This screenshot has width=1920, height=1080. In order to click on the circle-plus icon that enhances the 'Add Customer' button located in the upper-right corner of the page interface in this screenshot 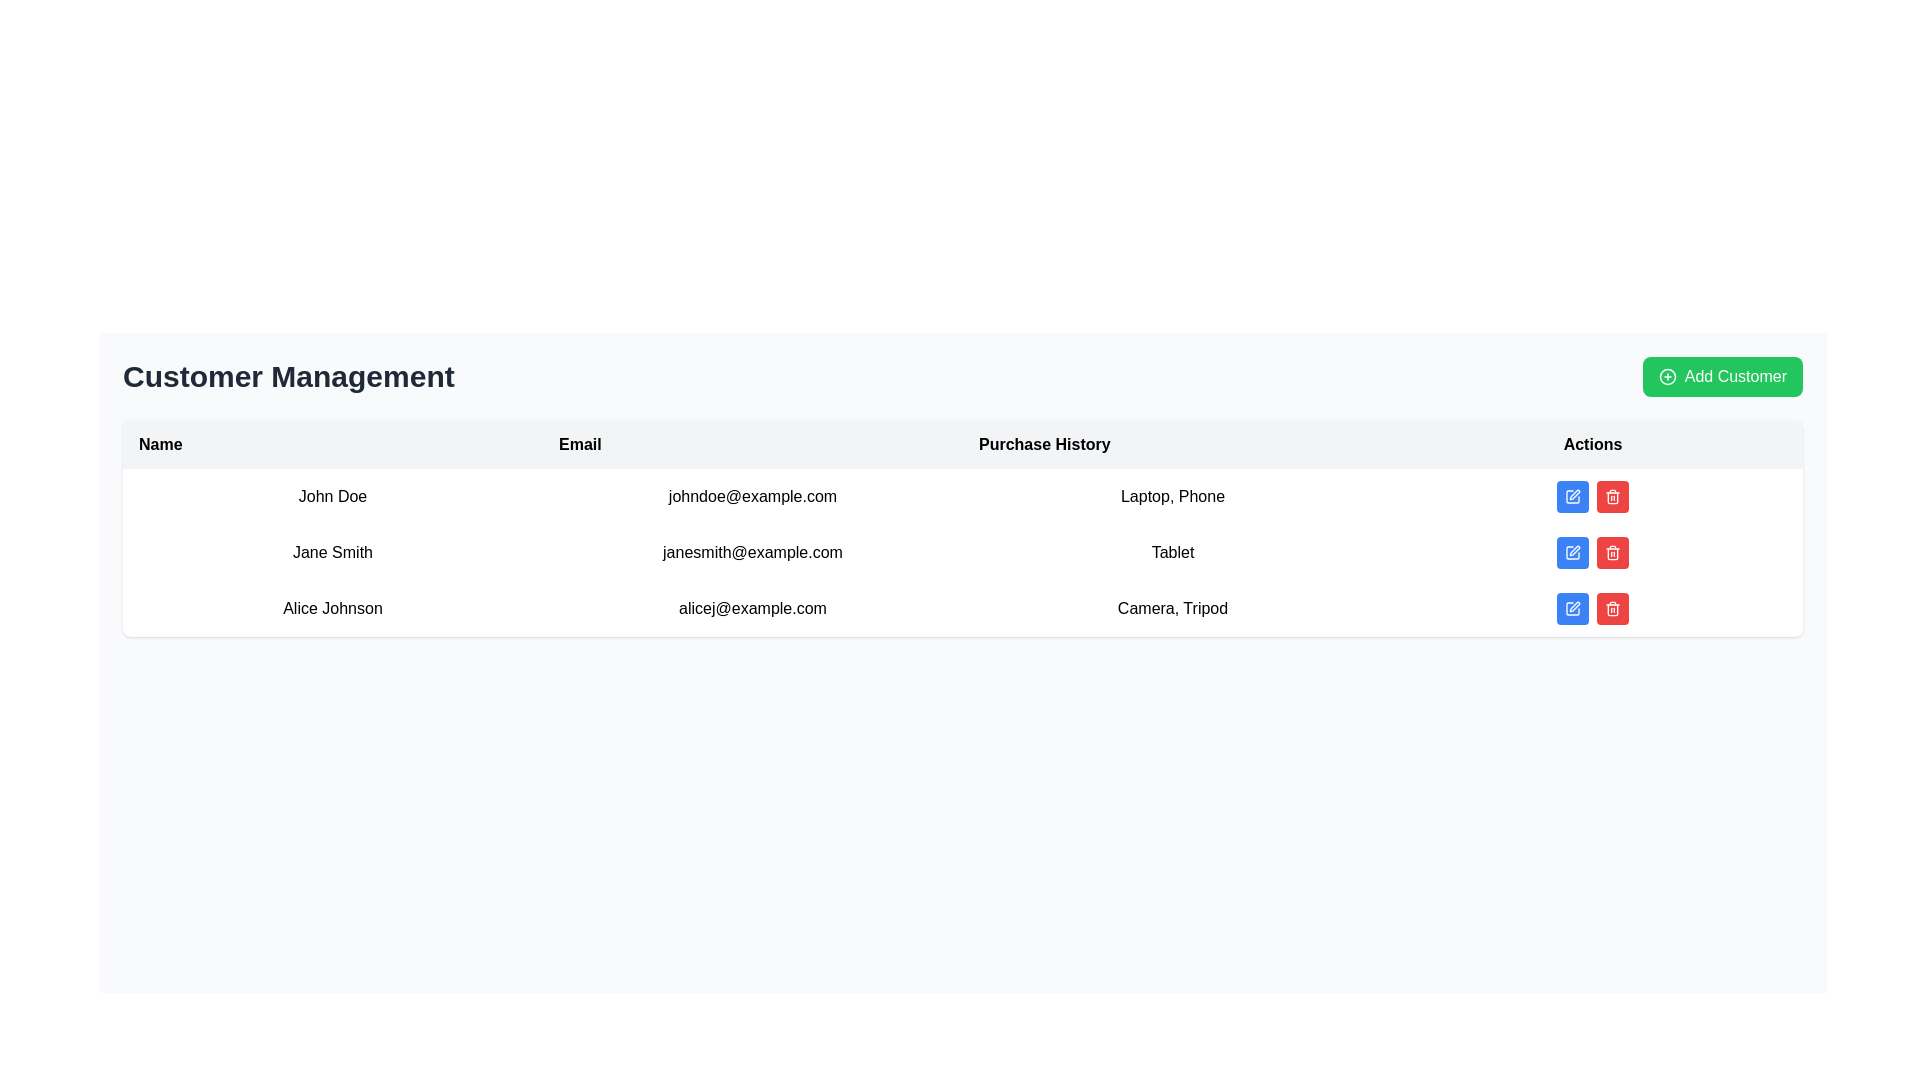, I will do `click(1667, 377)`.